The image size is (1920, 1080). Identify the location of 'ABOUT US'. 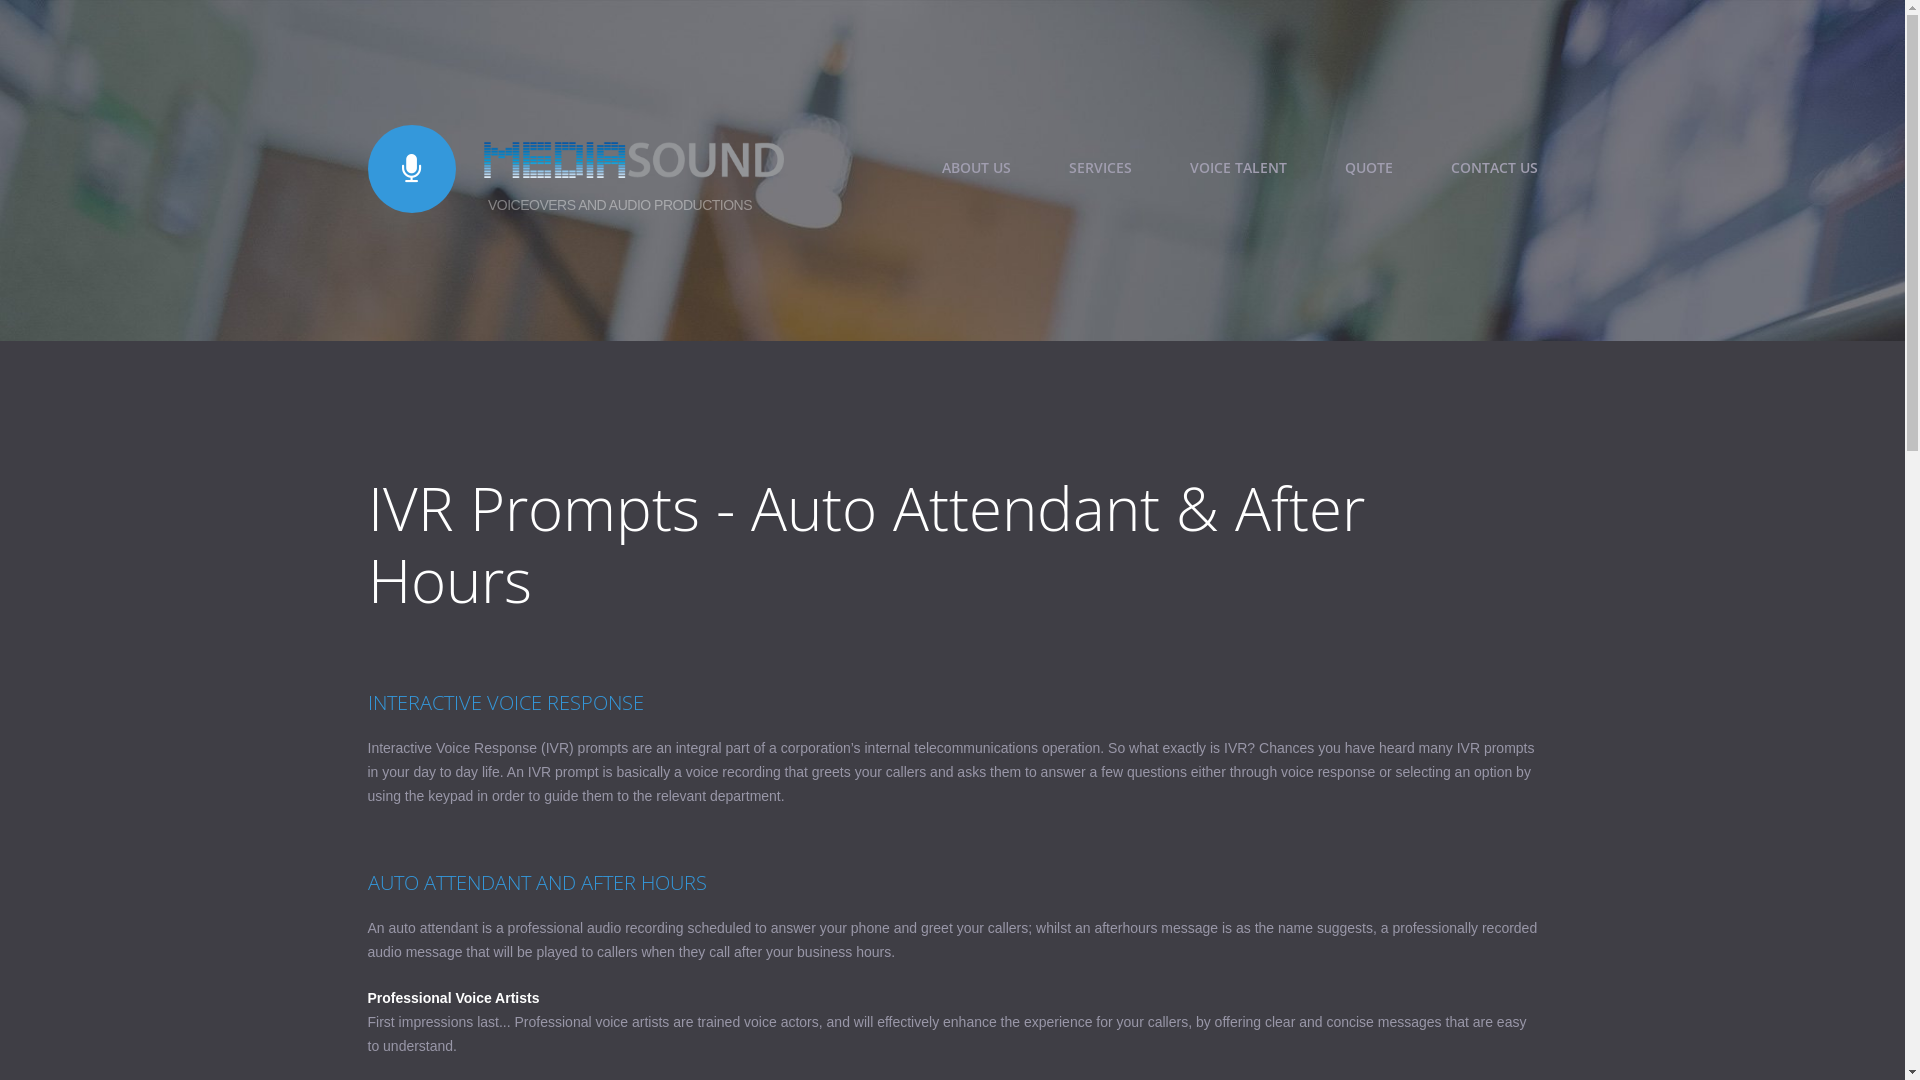
(976, 167).